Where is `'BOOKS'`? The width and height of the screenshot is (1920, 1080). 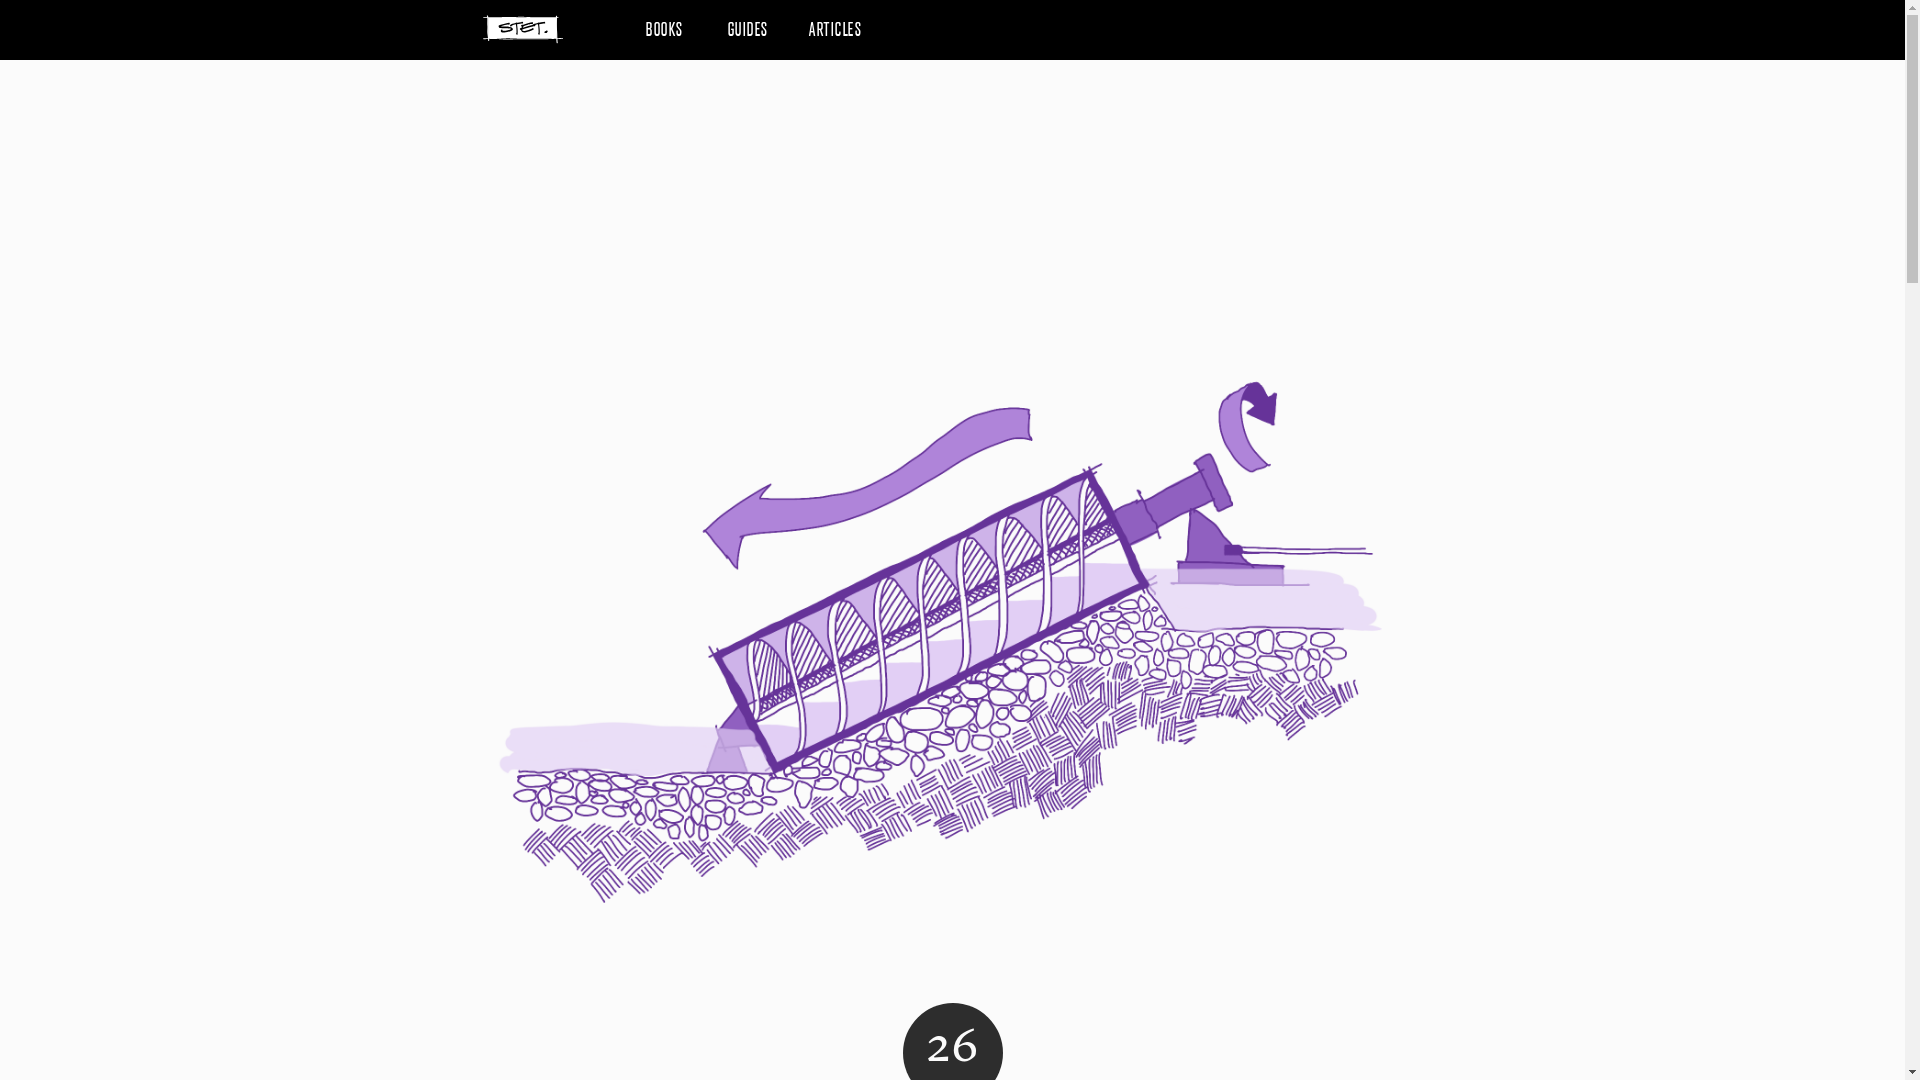 'BOOKS' is located at coordinates (663, 28).